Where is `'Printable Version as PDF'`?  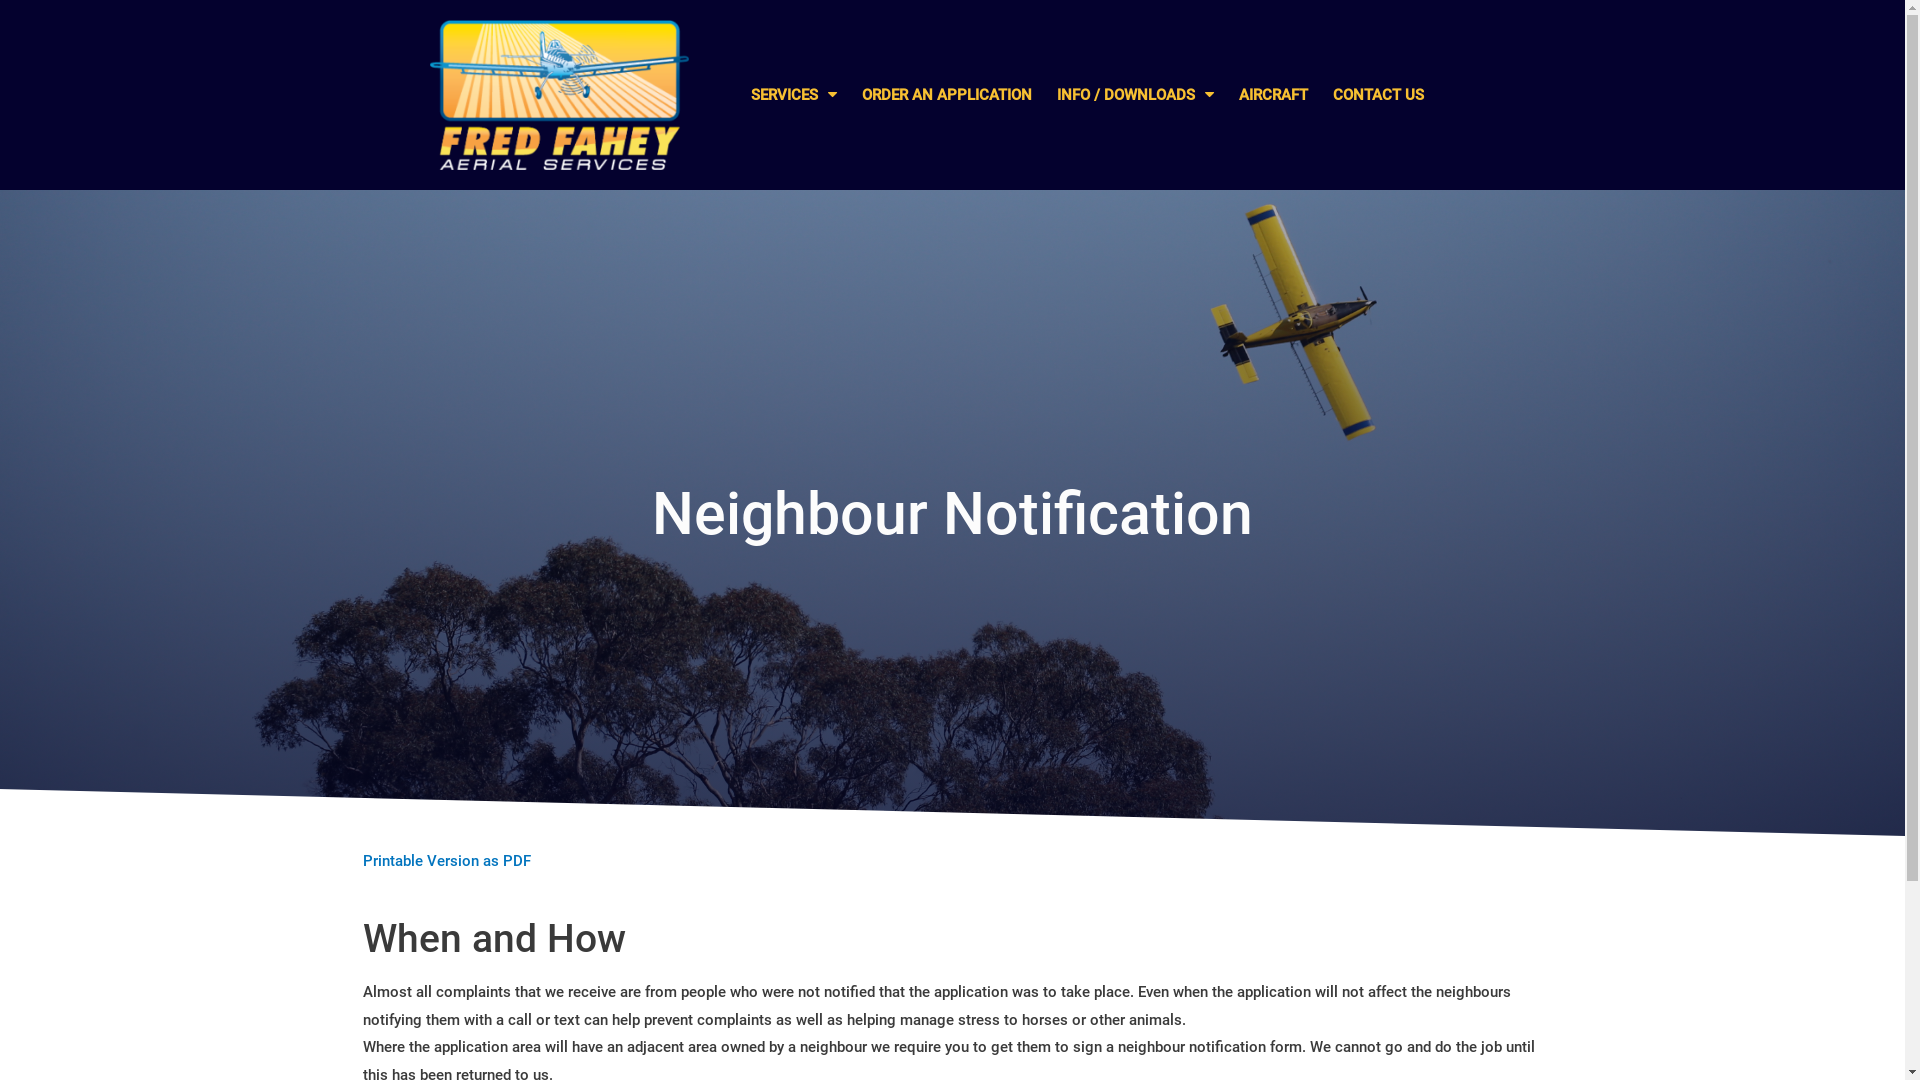
'Printable Version as PDF' is located at coordinates (445, 859).